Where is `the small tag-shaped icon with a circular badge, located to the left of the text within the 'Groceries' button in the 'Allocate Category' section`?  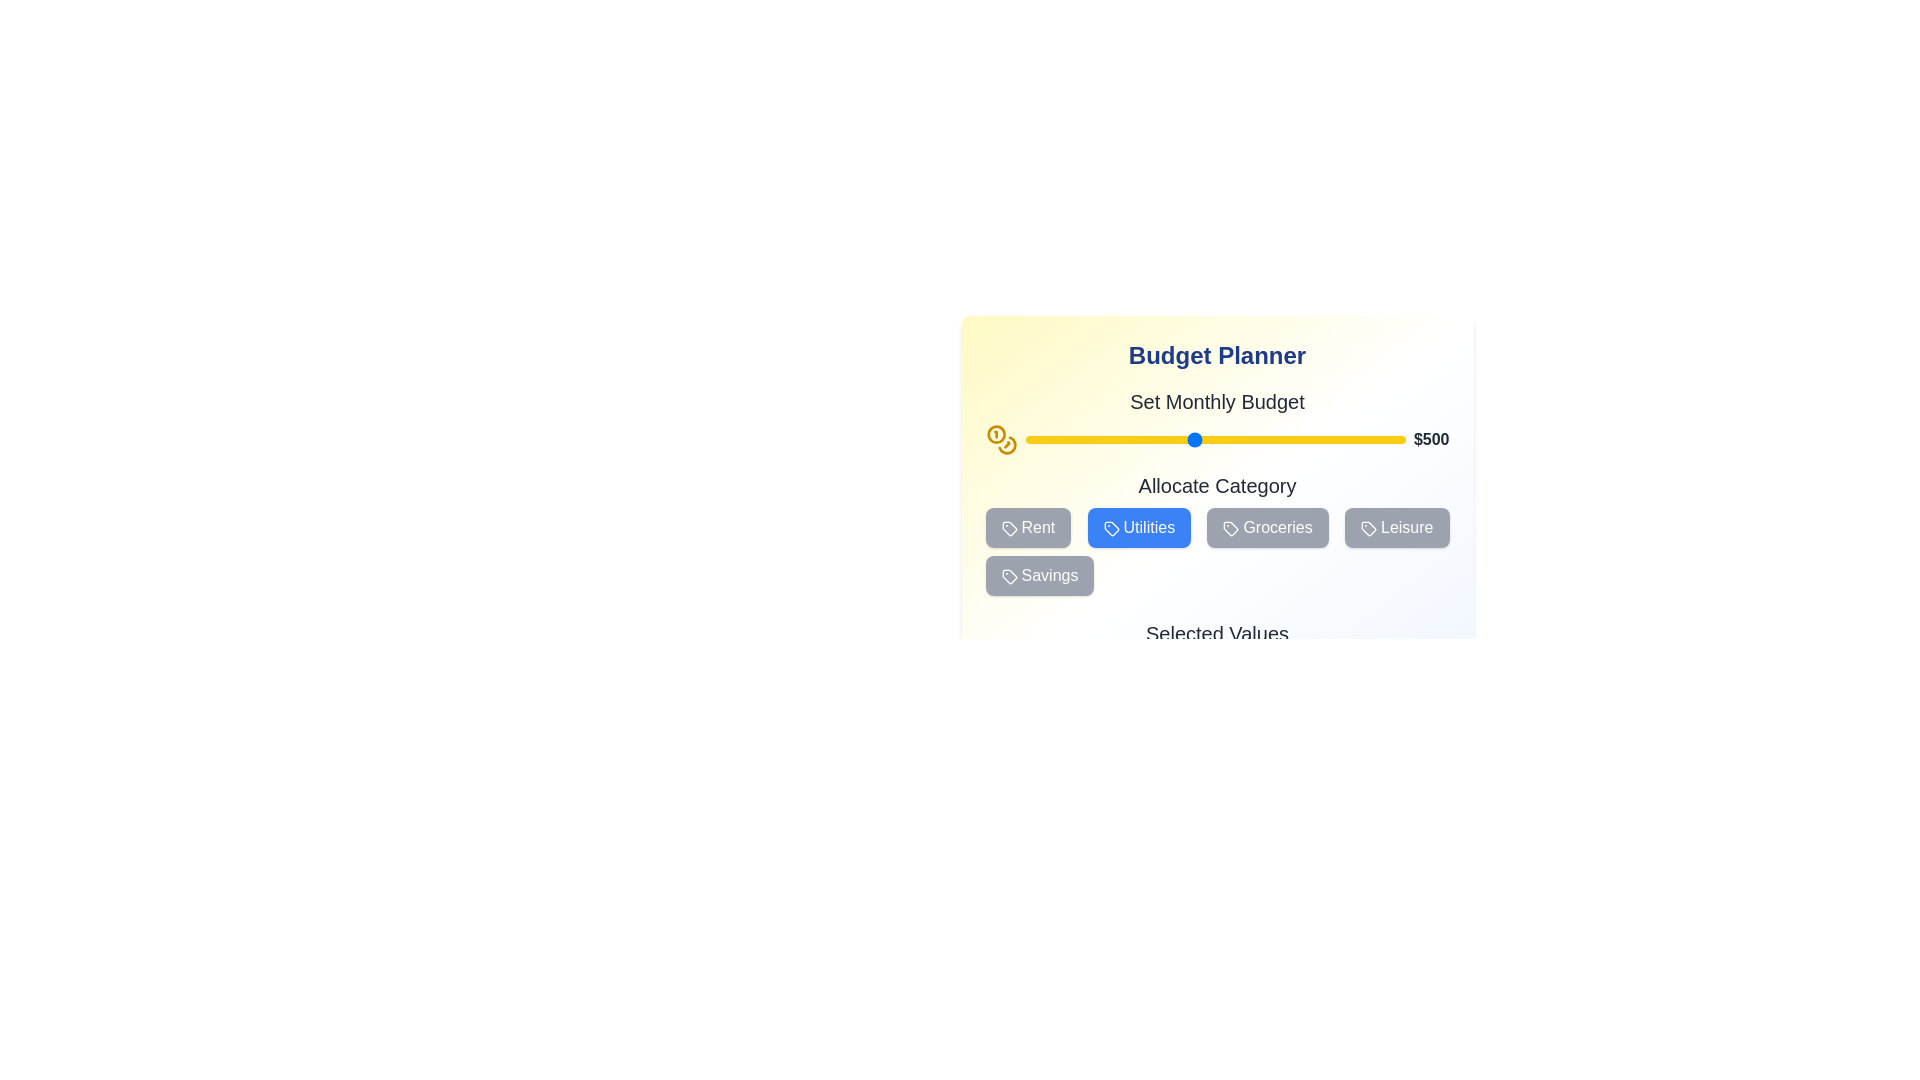
the small tag-shaped icon with a circular badge, located to the left of the text within the 'Groceries' button in the 'Allocate Category' section is located at coordinates (1230, 527).